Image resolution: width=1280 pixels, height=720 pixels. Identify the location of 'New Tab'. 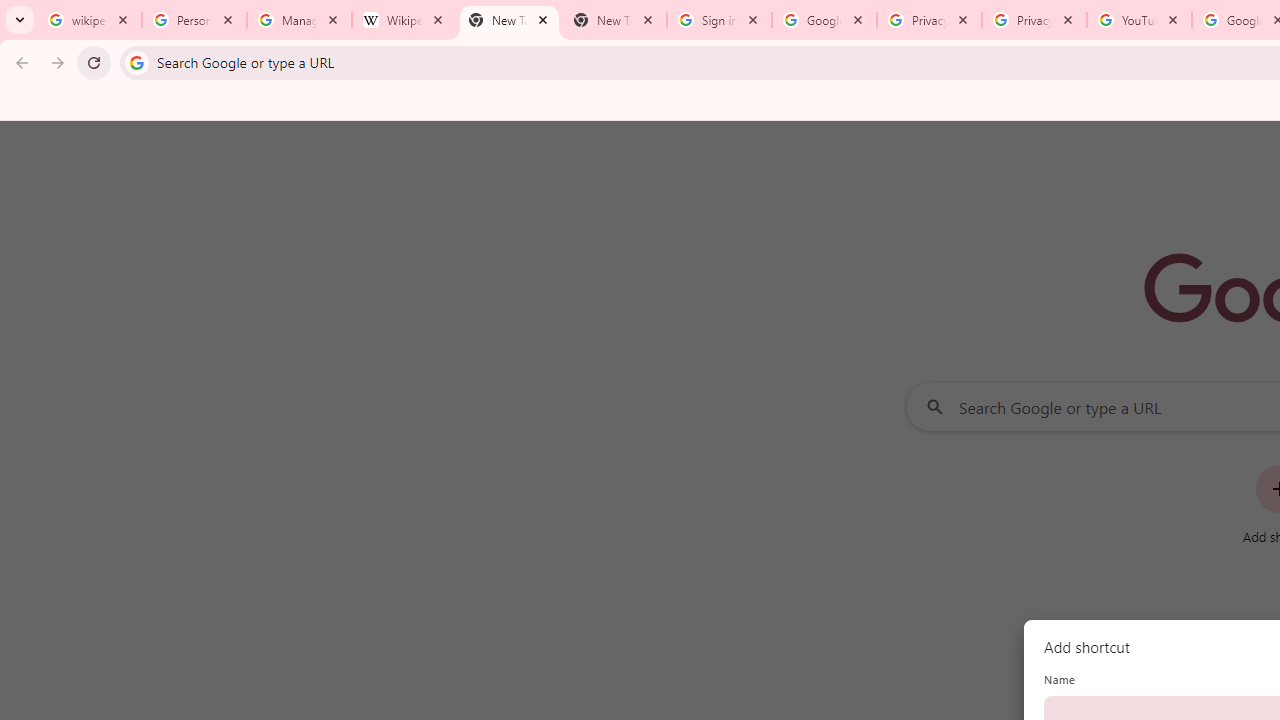
(509, 20).